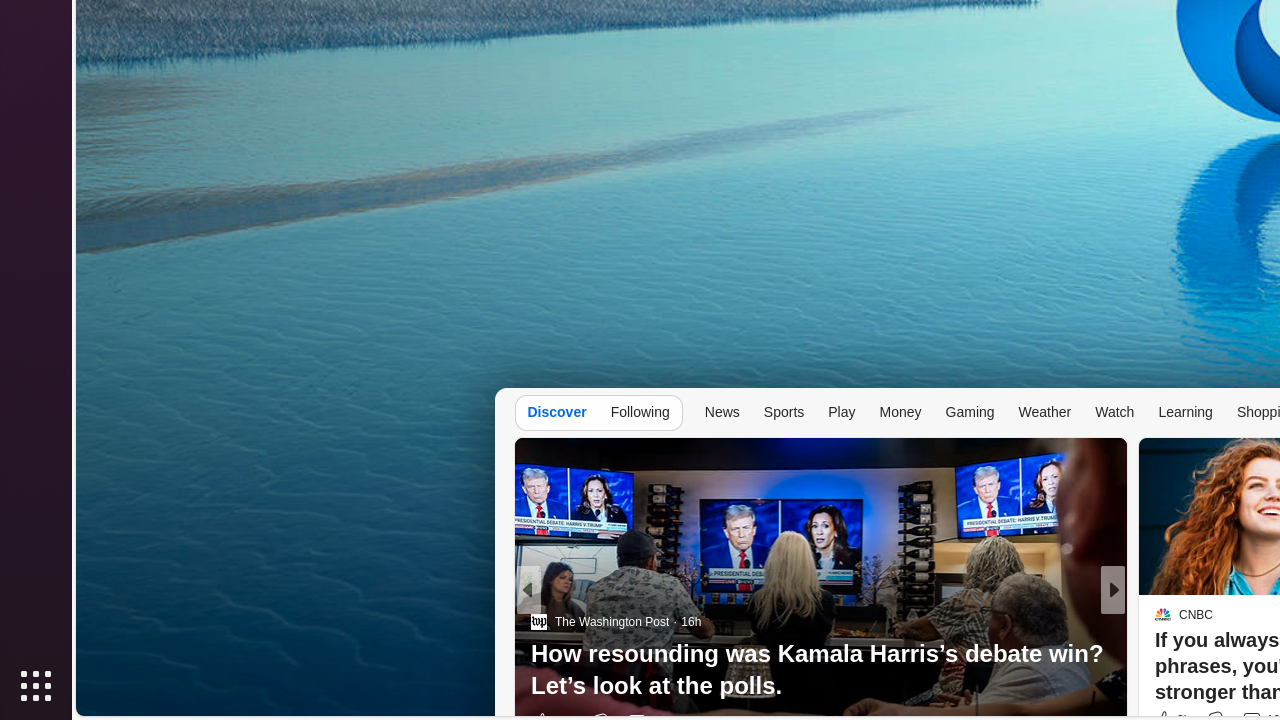 Image resolution: width=1280 pixels, height=720 pixels. What do you see at coordinates (1185, 410) in the screenshot?
I see `'Learning'` at bounding box center [1185, 410].